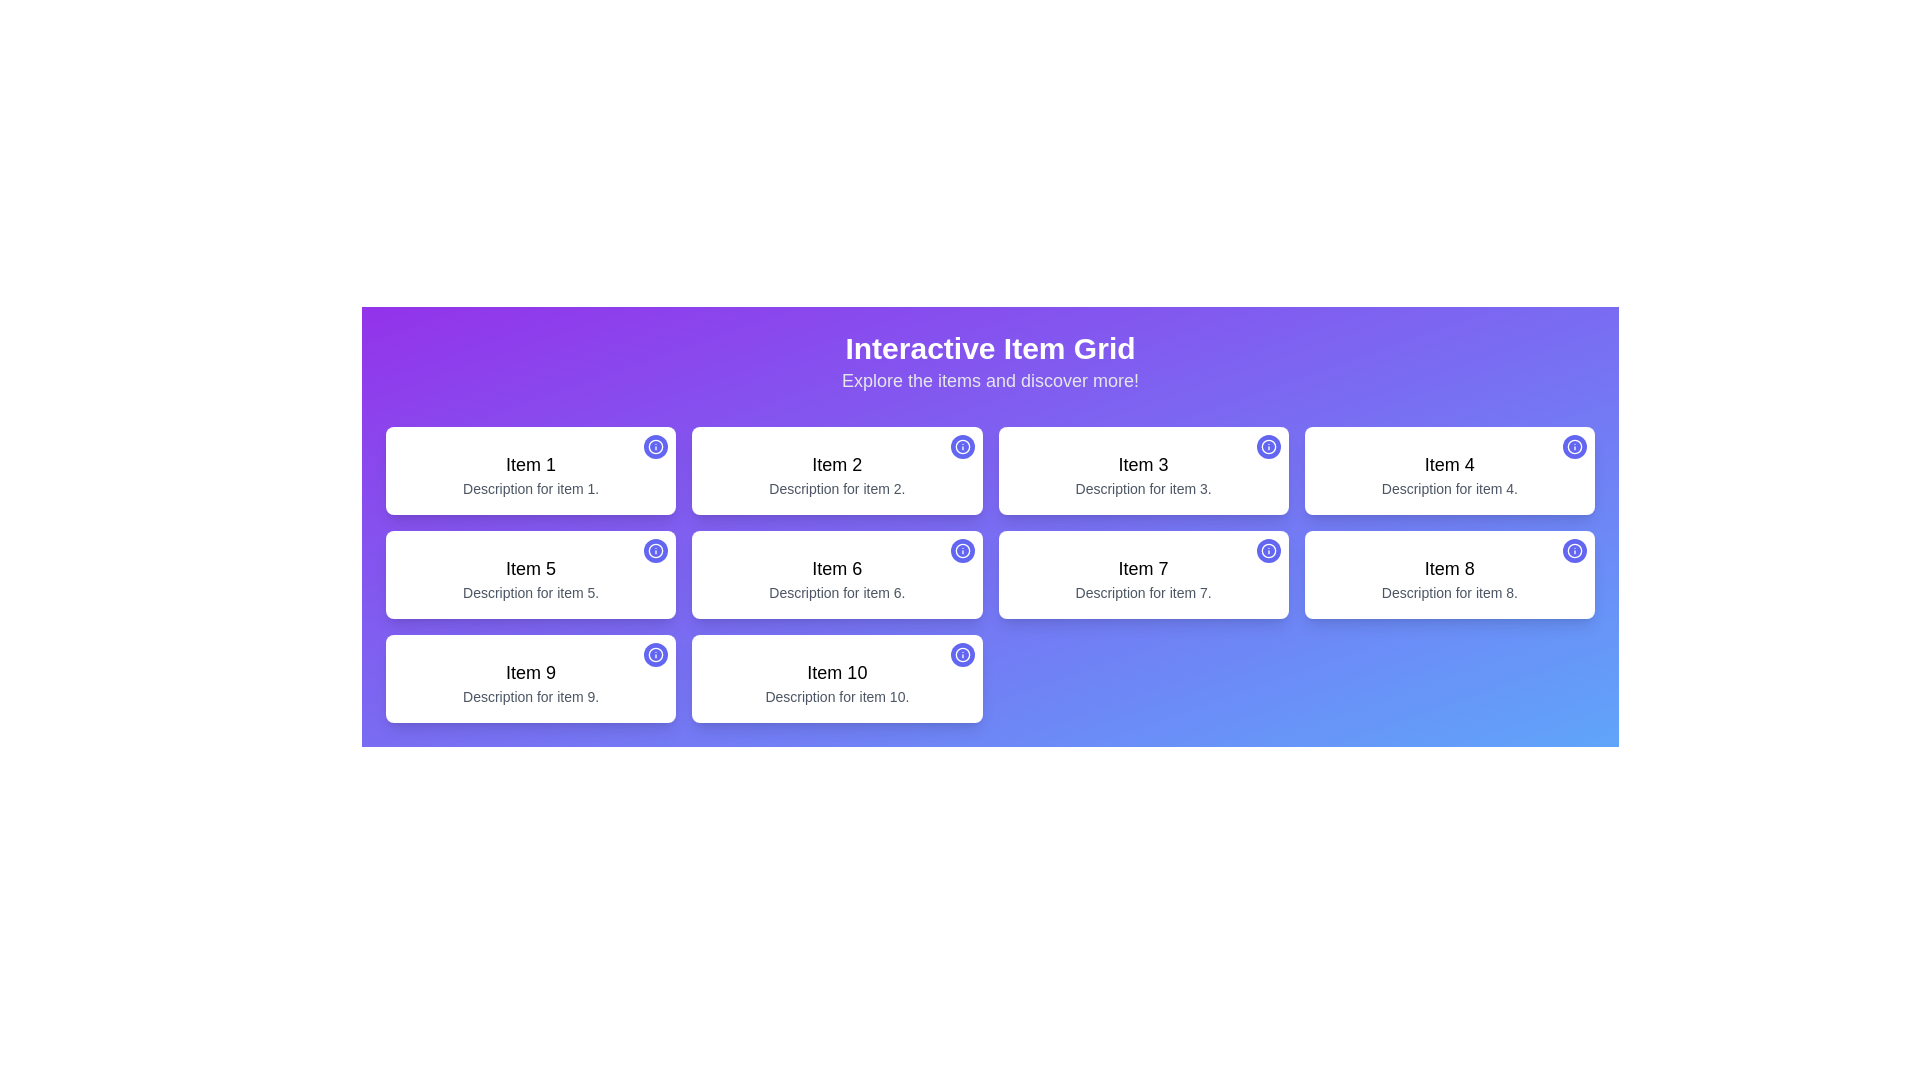  Describe the element at coordinates (531, 489) in the screenshot. I see `the descriptive text label that provides additional information about the 'Item 1' item in the grid, located beneath the 'Item 1' title text` at that location.